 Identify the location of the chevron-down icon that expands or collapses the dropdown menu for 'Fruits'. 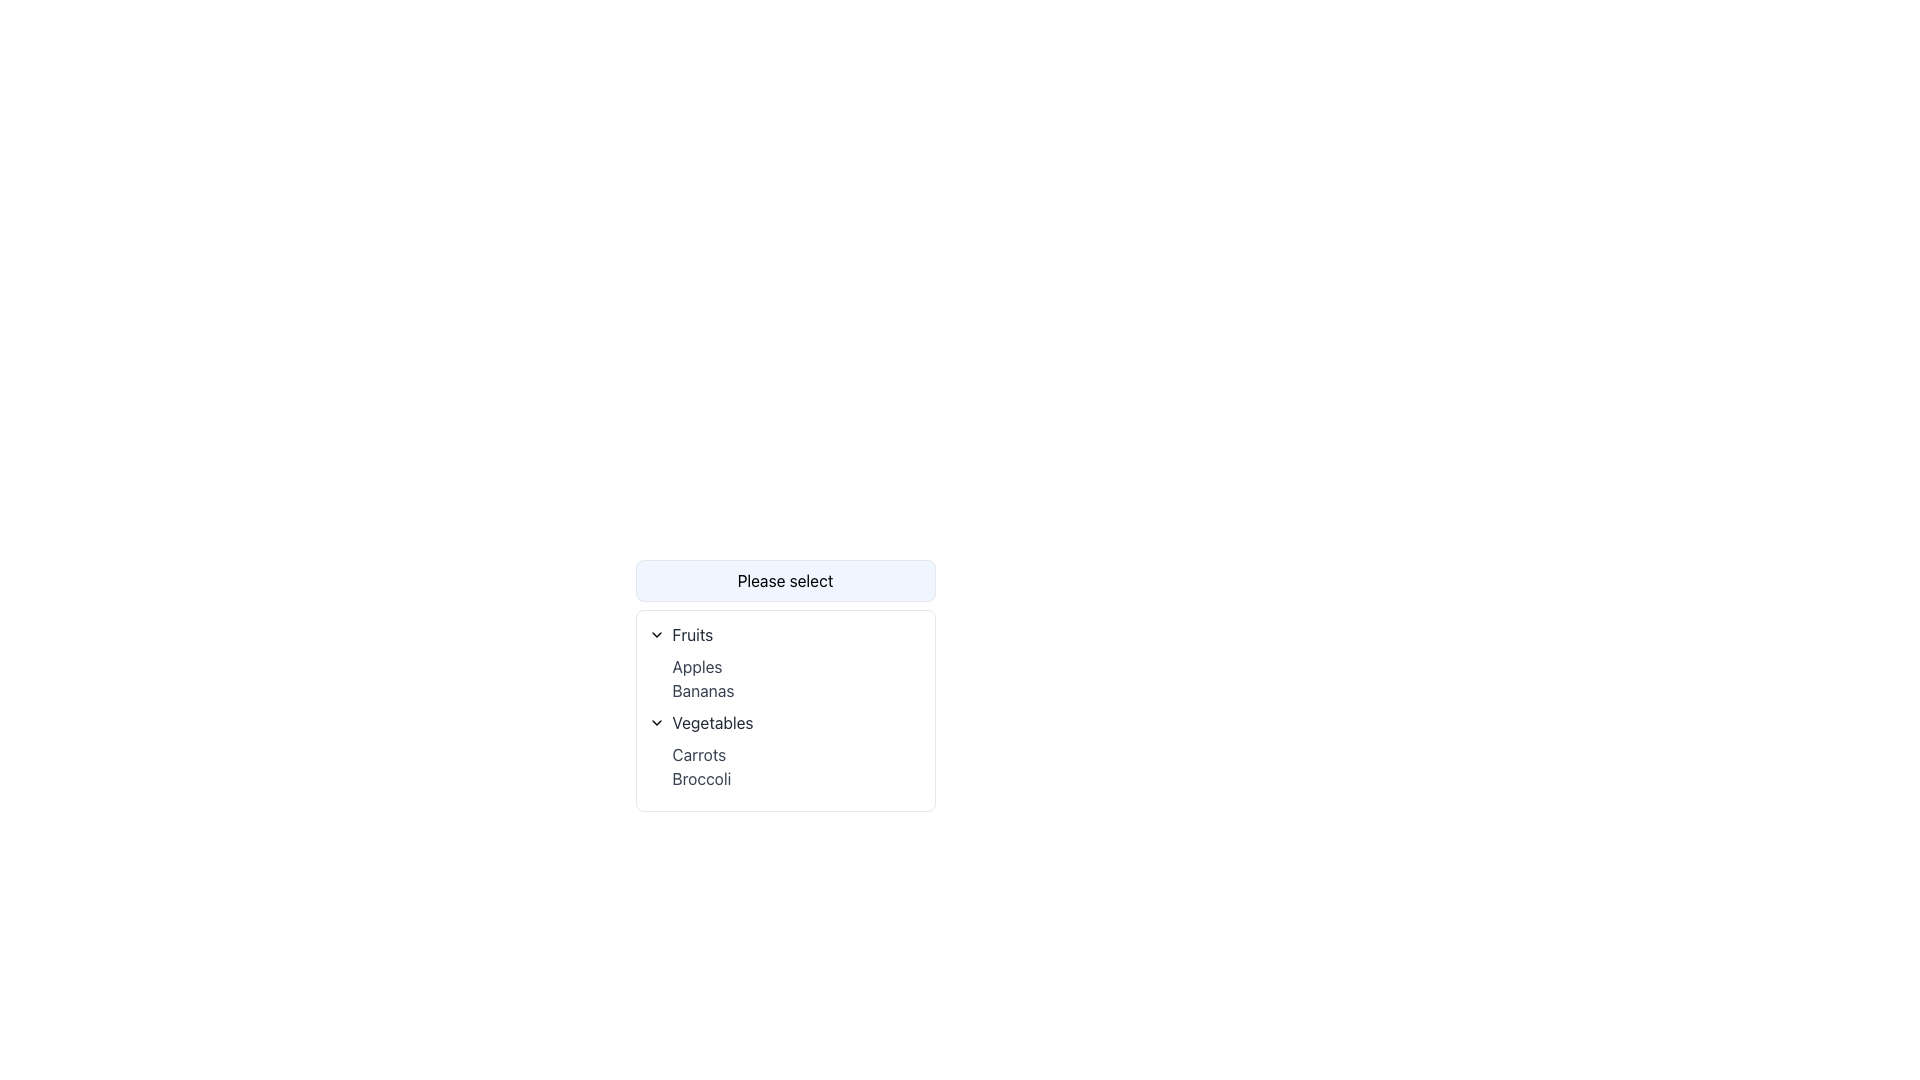
(656, 635).